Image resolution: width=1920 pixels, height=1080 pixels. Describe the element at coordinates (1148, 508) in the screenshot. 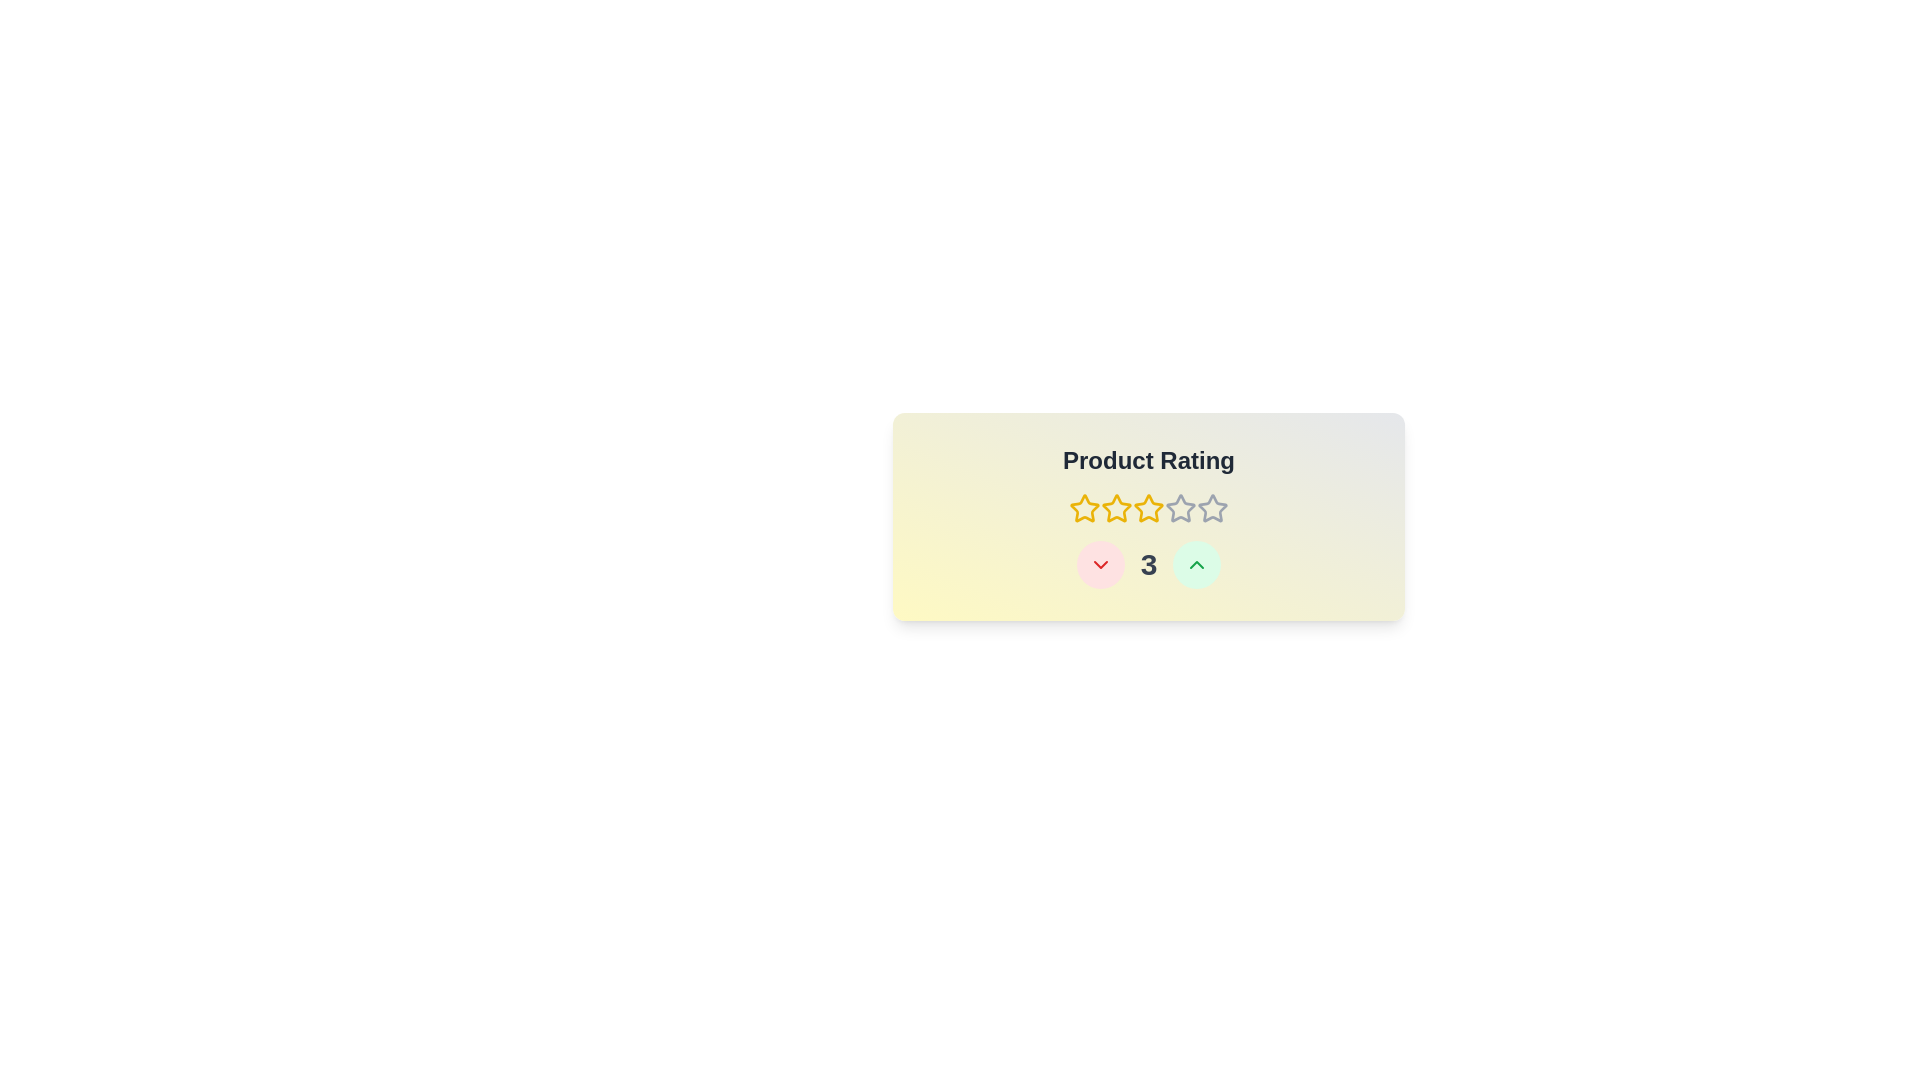

I see `the third star in the 3-star rating icon located in the 'Product Rating' section` at that location.